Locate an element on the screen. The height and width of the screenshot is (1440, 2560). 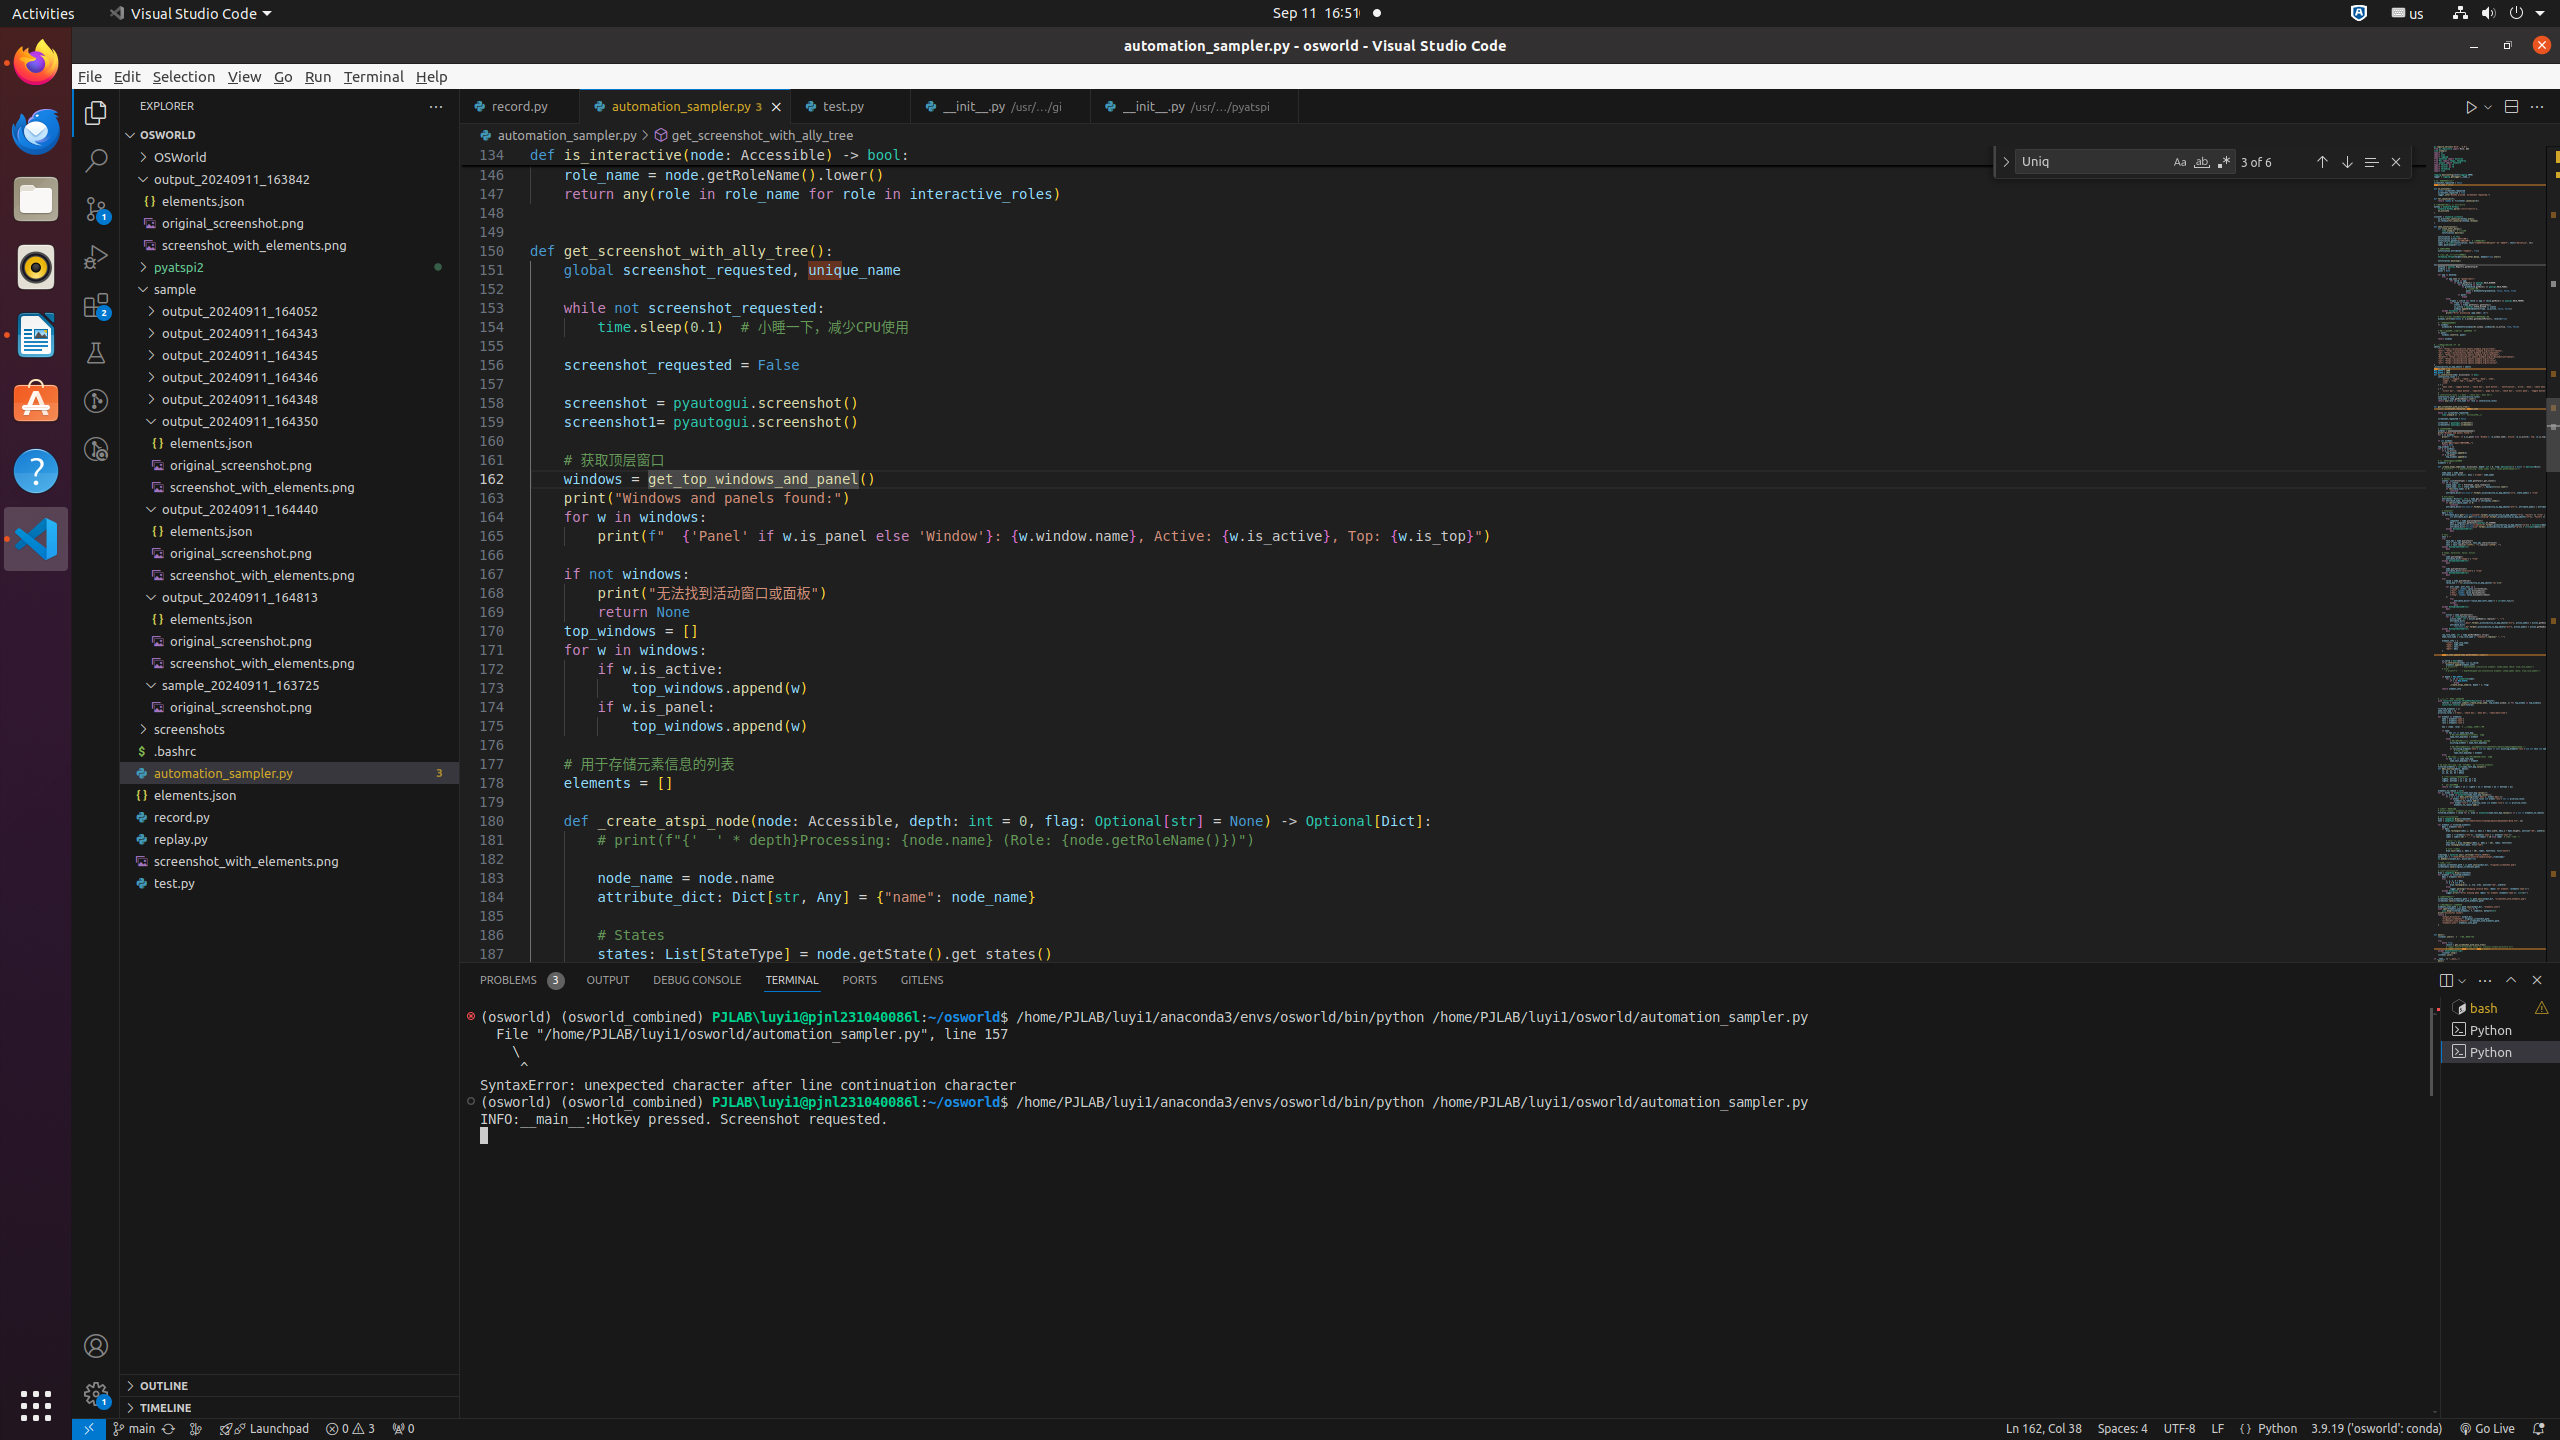
'replay.py' is located at coordinates (289, 838).